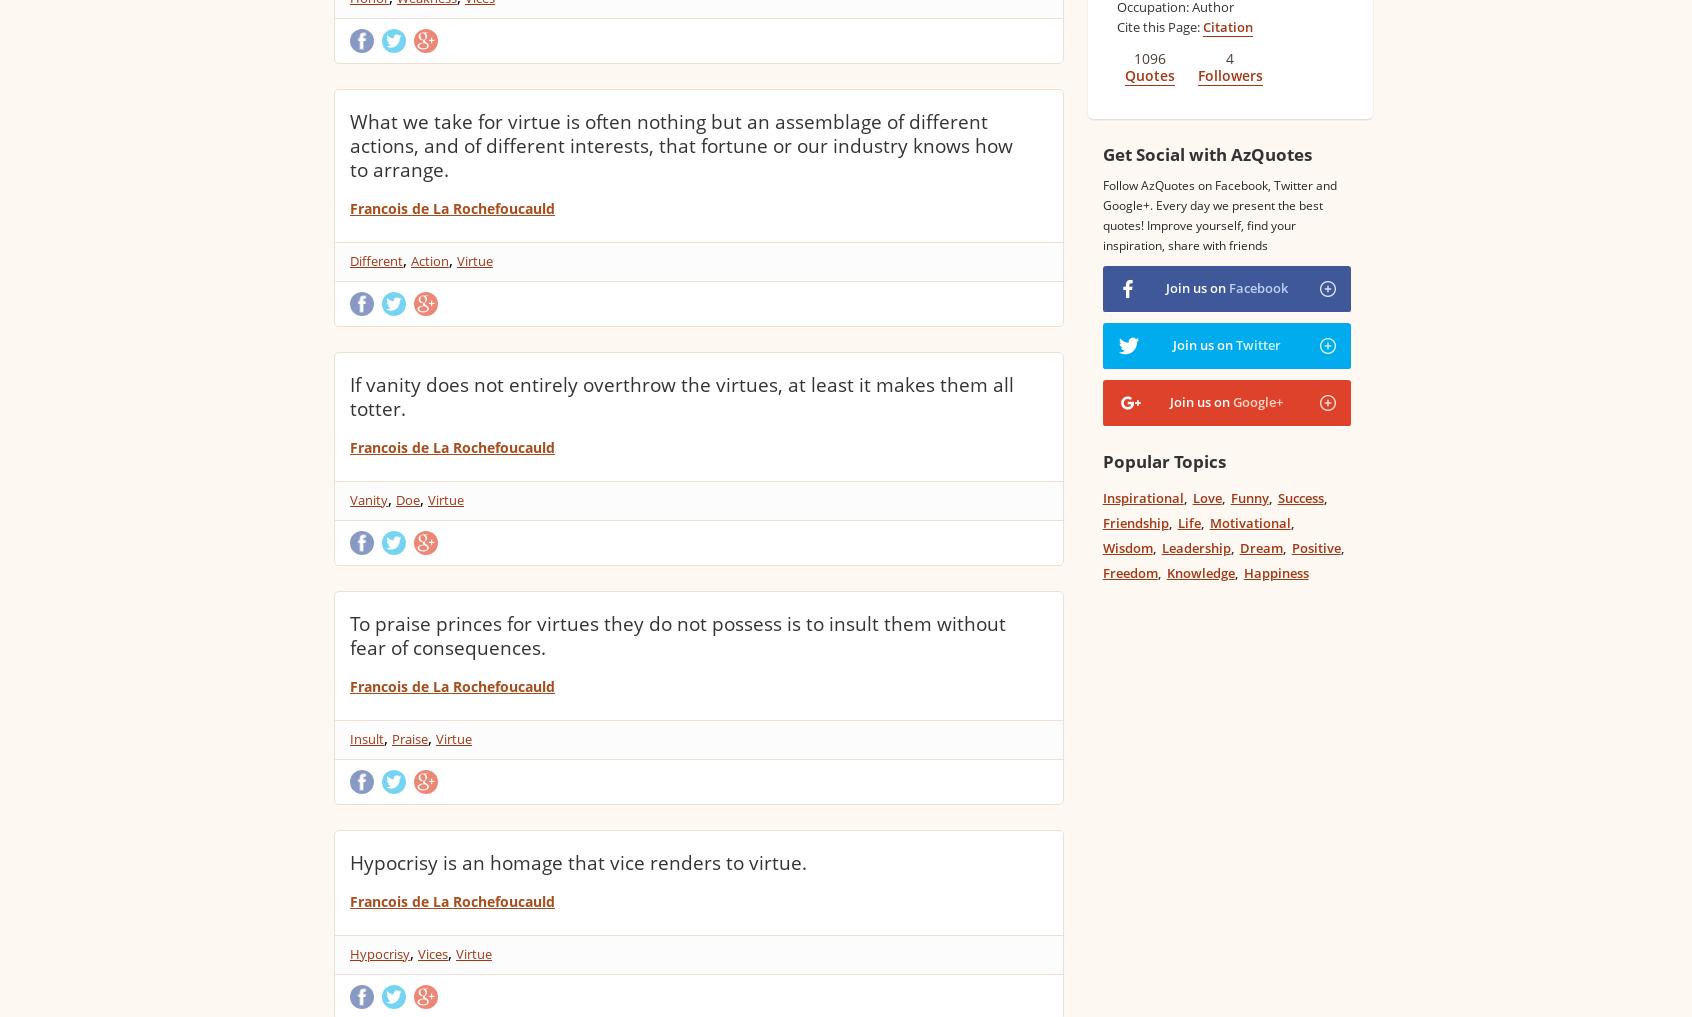  What do you see at coordinates (1101, 153) in the screenshot?
I see `'Get Social with AzQuotes'` at bounding box center [1101, 153].